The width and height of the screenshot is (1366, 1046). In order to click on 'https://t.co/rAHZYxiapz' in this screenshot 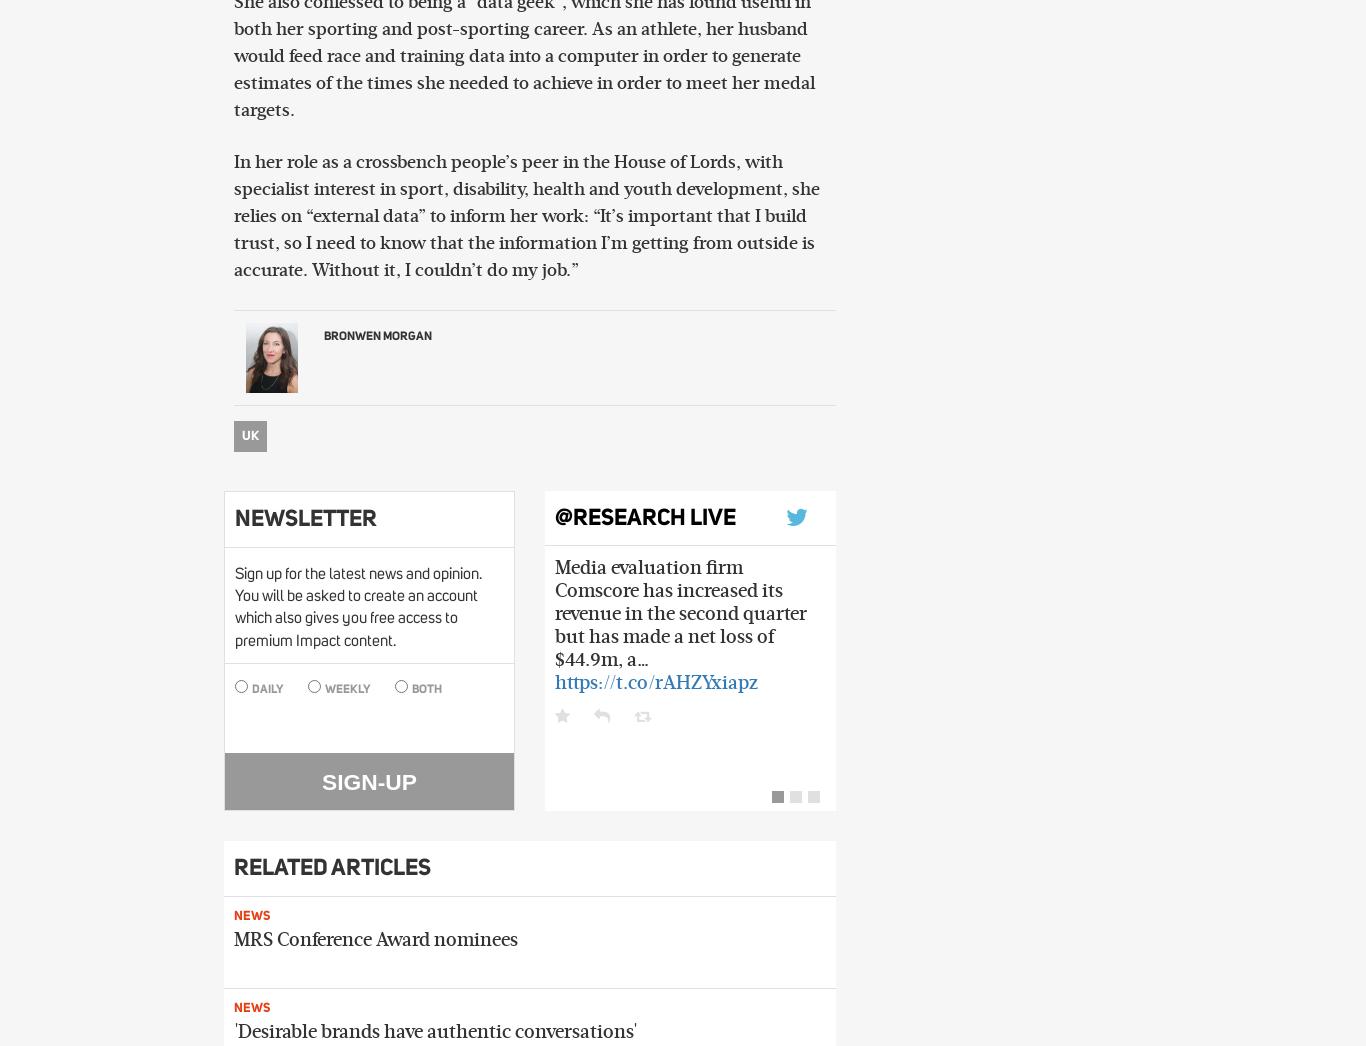, I will do `click(554, 683)`.